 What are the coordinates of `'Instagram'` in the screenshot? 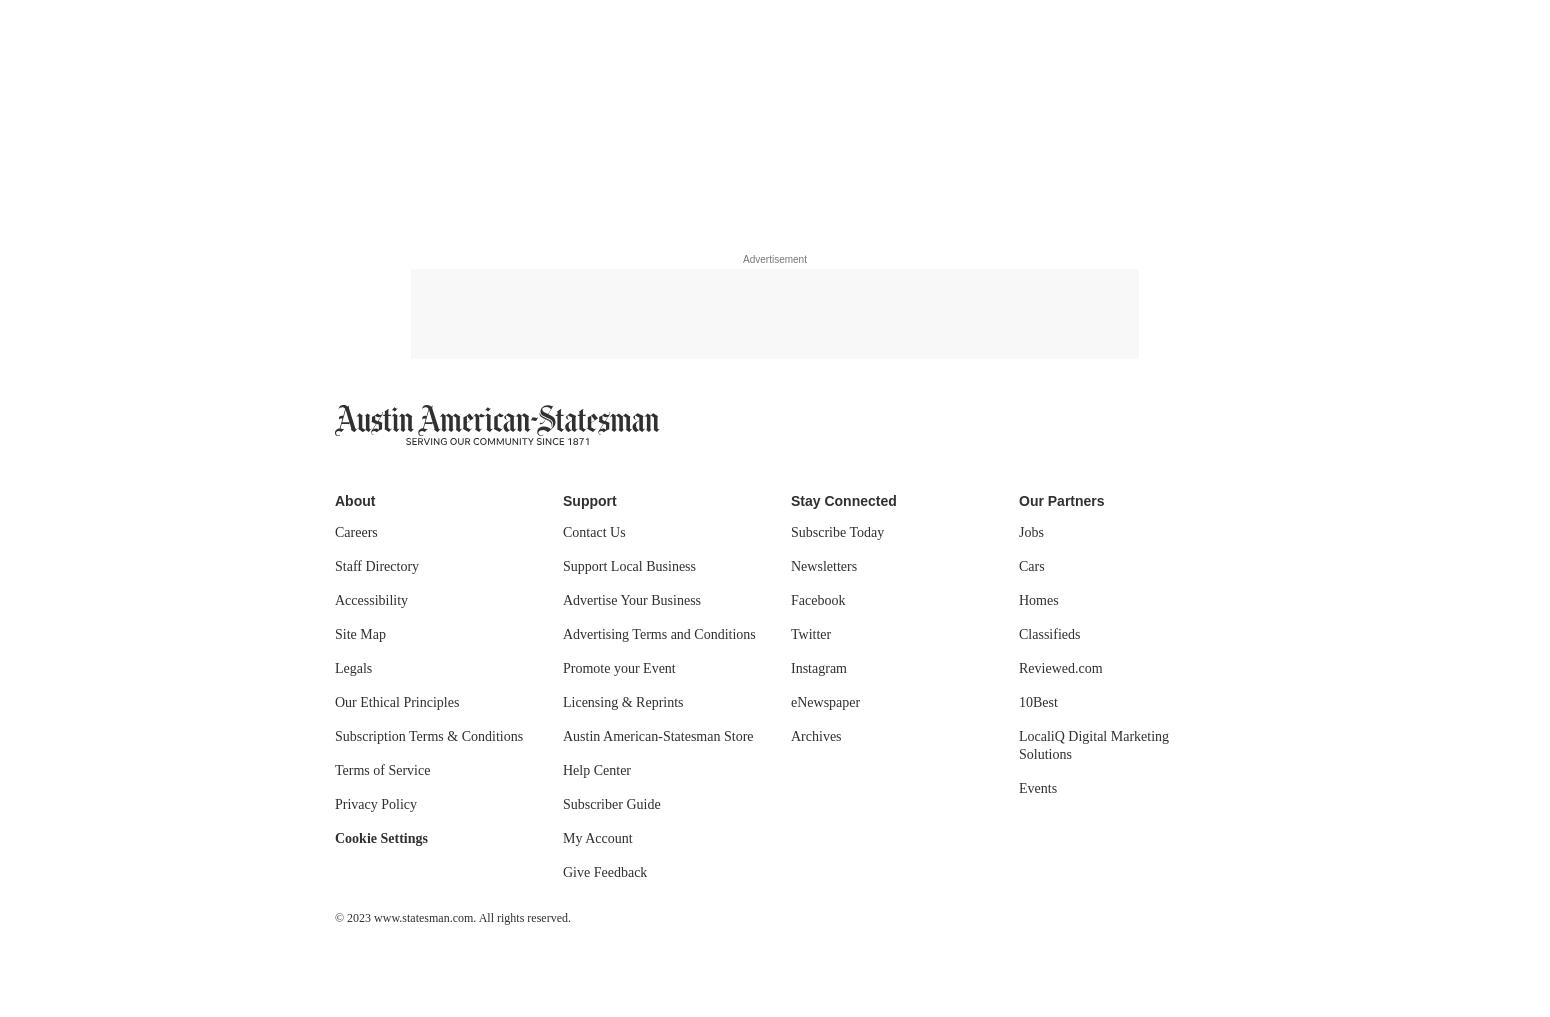 It's located at (817, 668).